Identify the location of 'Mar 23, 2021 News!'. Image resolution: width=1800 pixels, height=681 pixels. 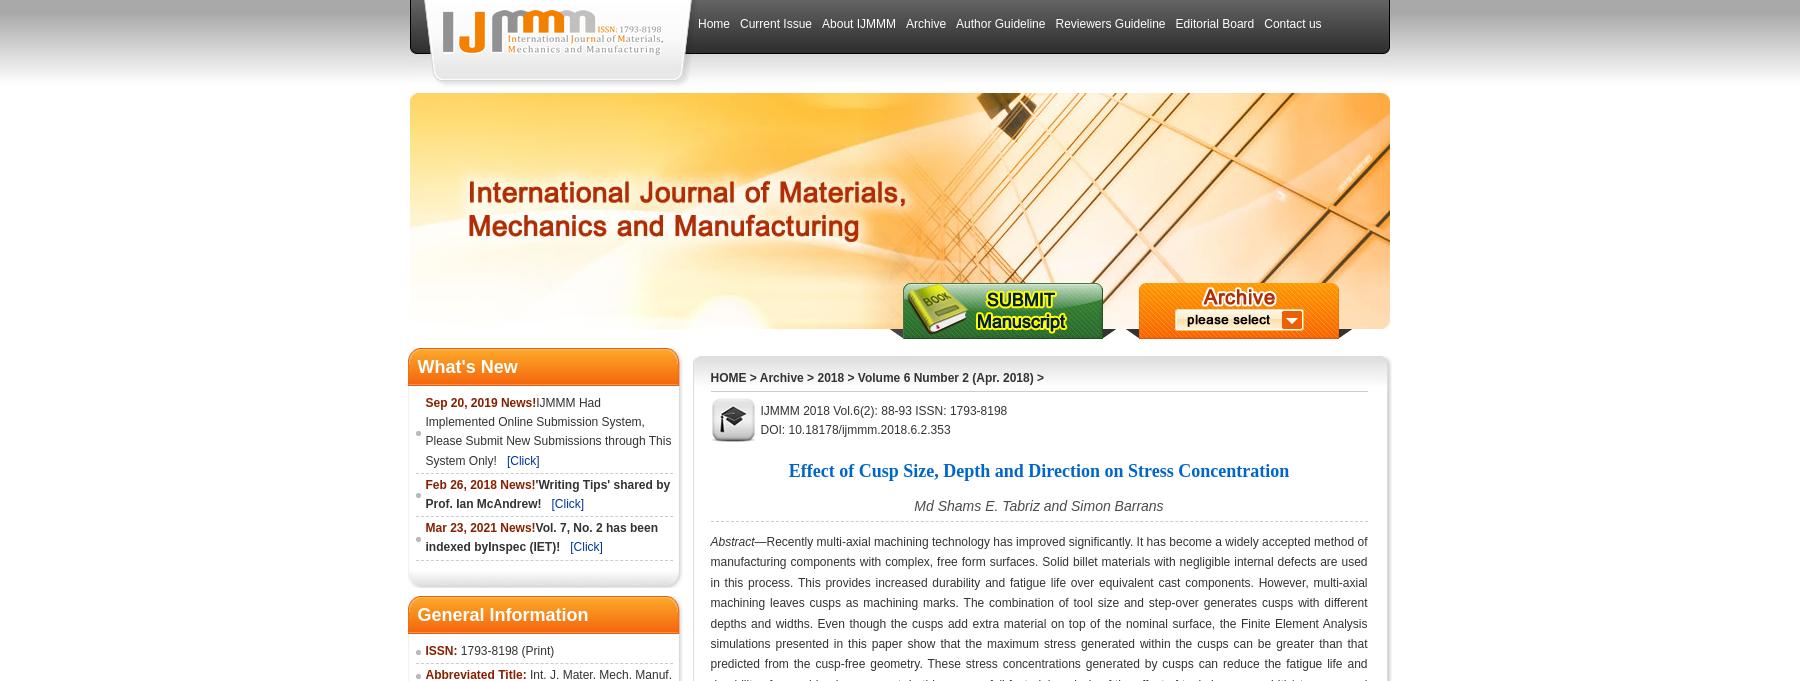
(479, 527).